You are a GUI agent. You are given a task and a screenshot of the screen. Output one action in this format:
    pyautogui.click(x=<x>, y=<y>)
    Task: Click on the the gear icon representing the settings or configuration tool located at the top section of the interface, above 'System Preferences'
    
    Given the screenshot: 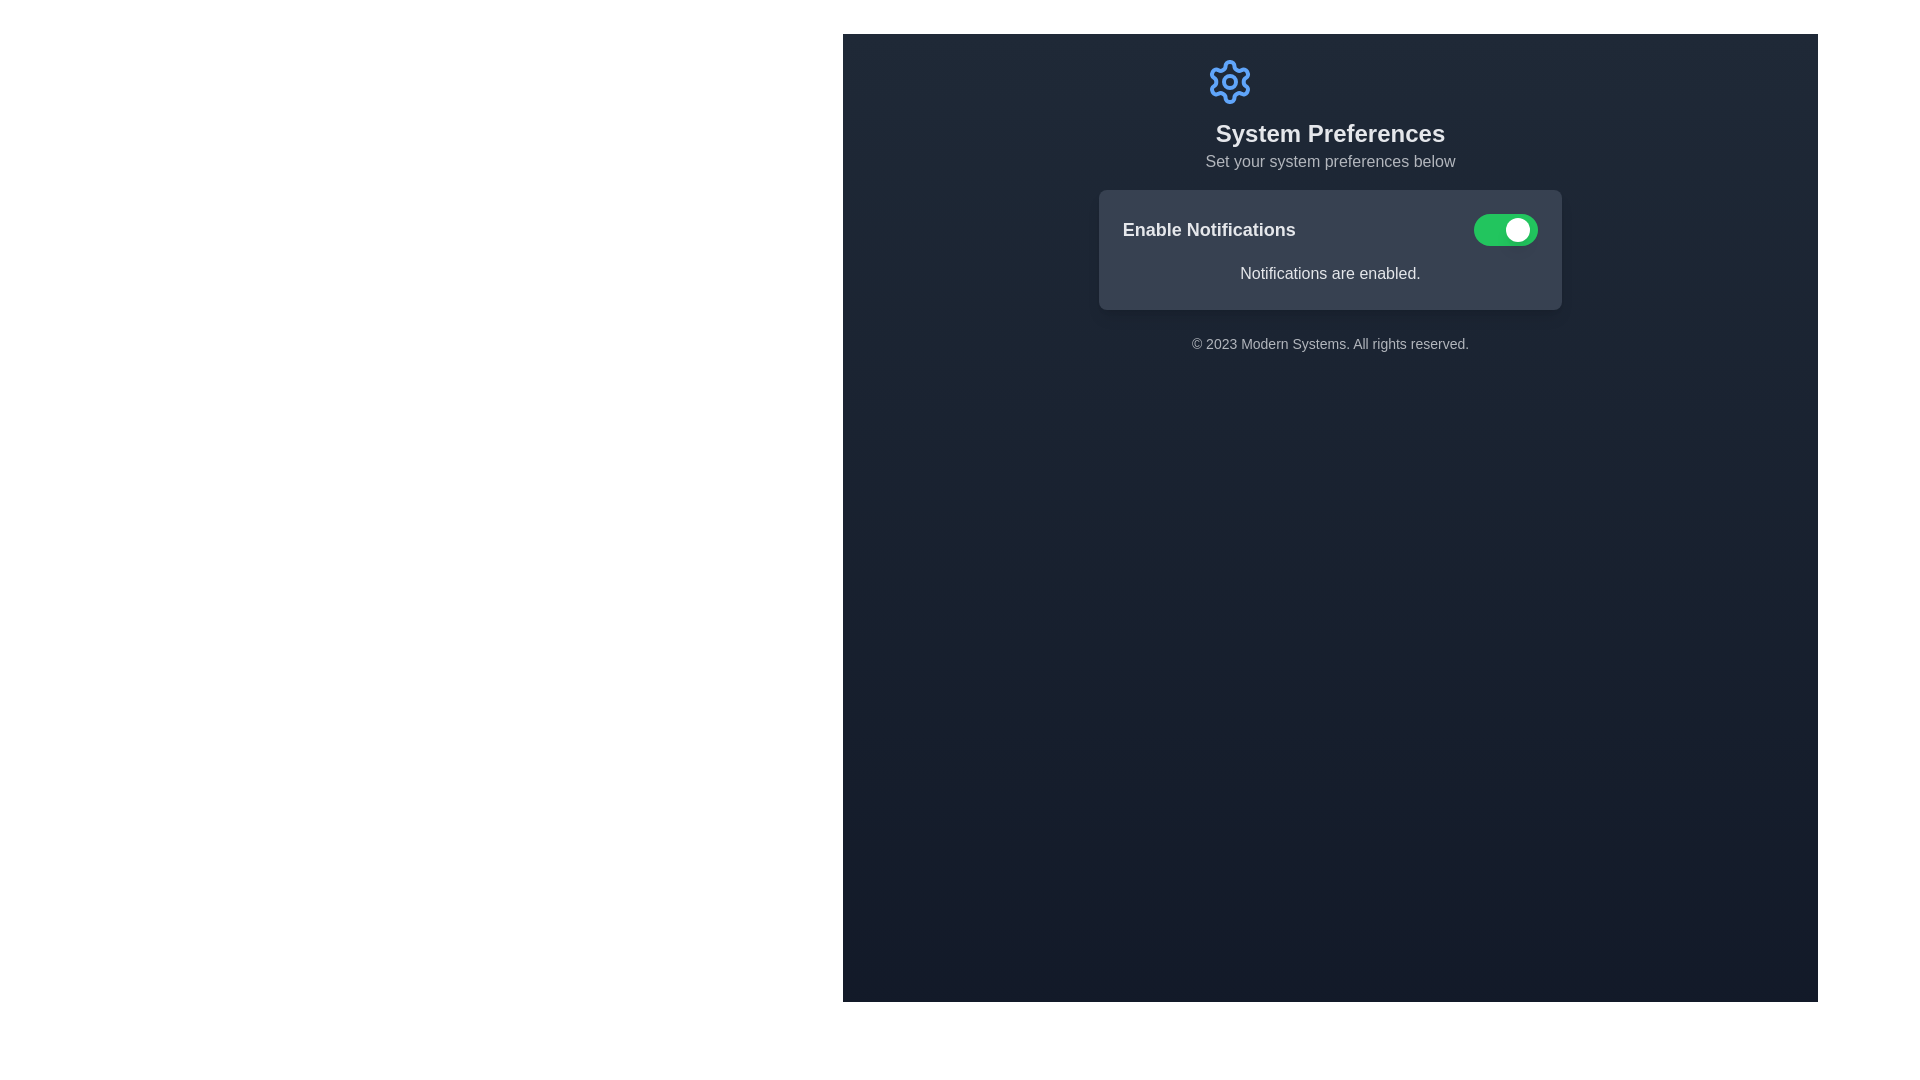 What is the action you would take?
    pyautogui.click(x=1228, y=80)
    